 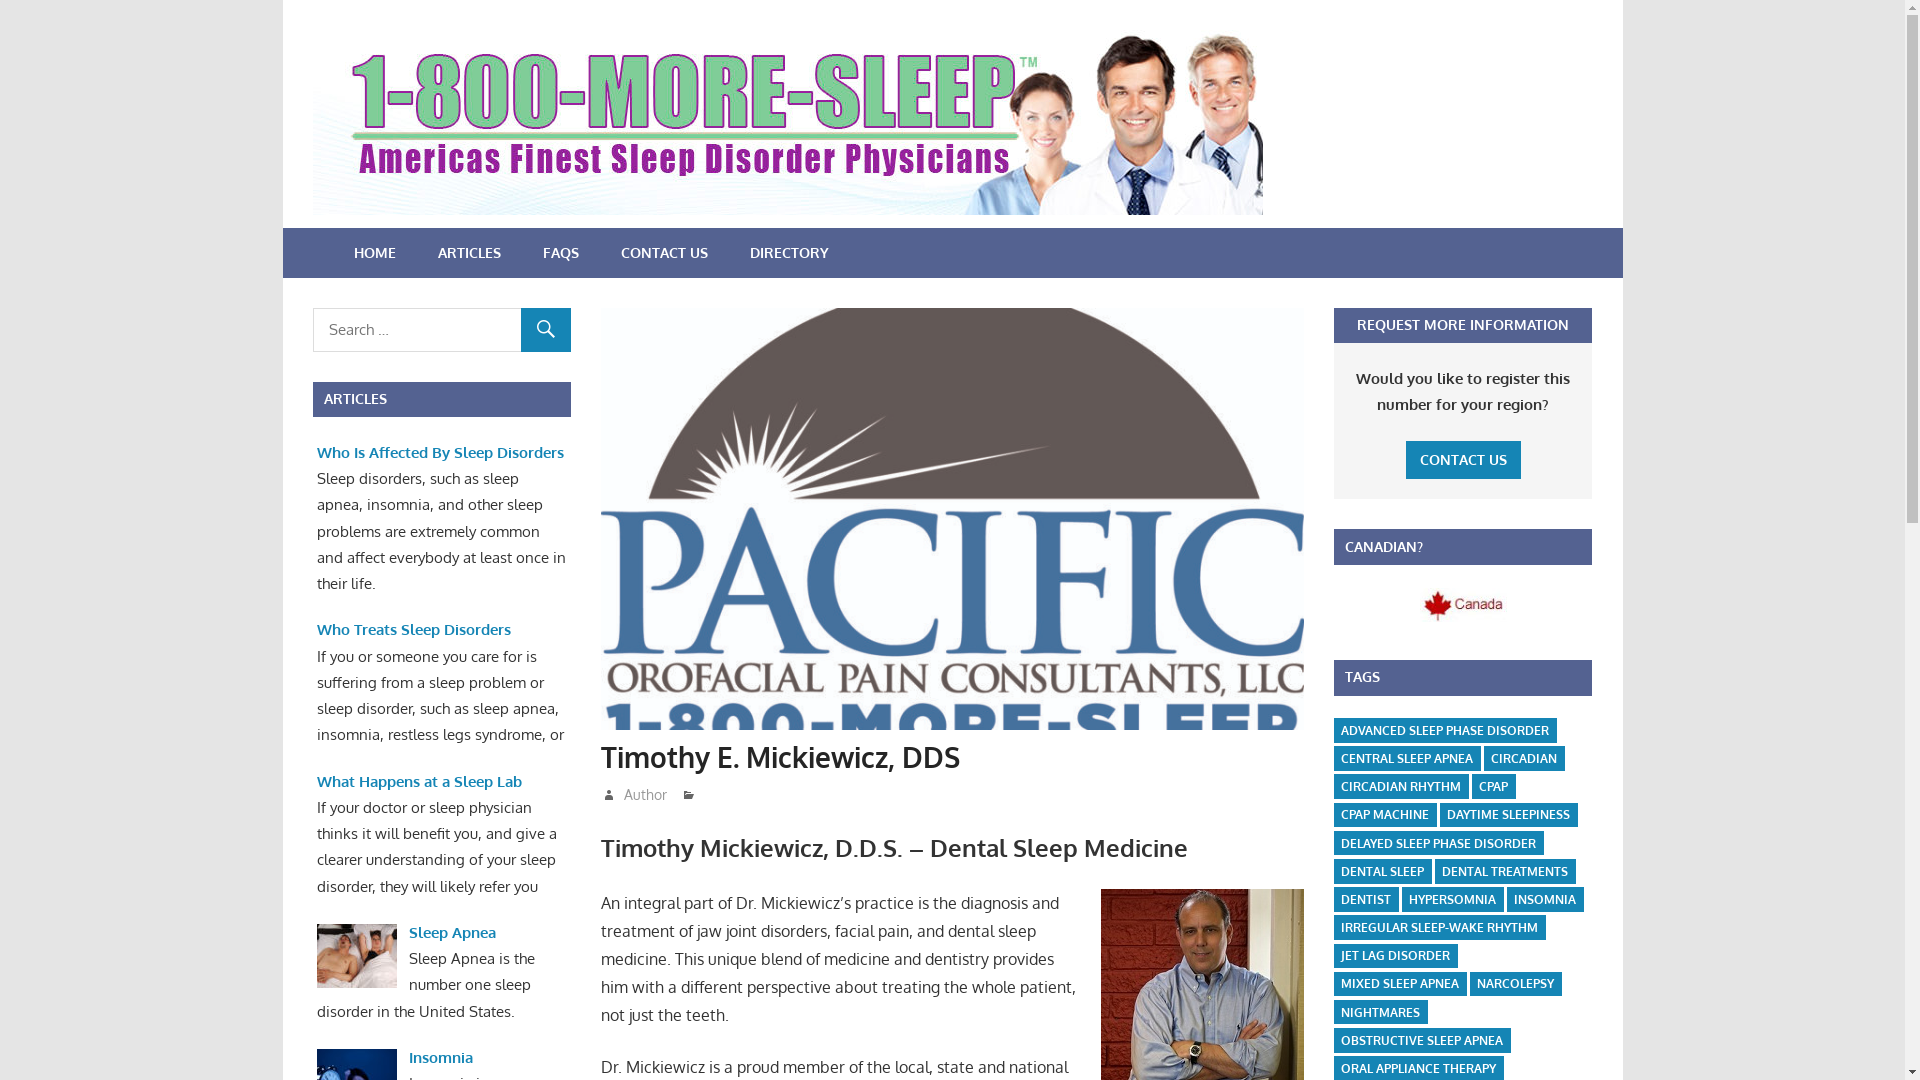 What do you see at coordinates (467, 252) in the screenshot?
I see `'ARTICLES'` at bounding box center [467, 252].